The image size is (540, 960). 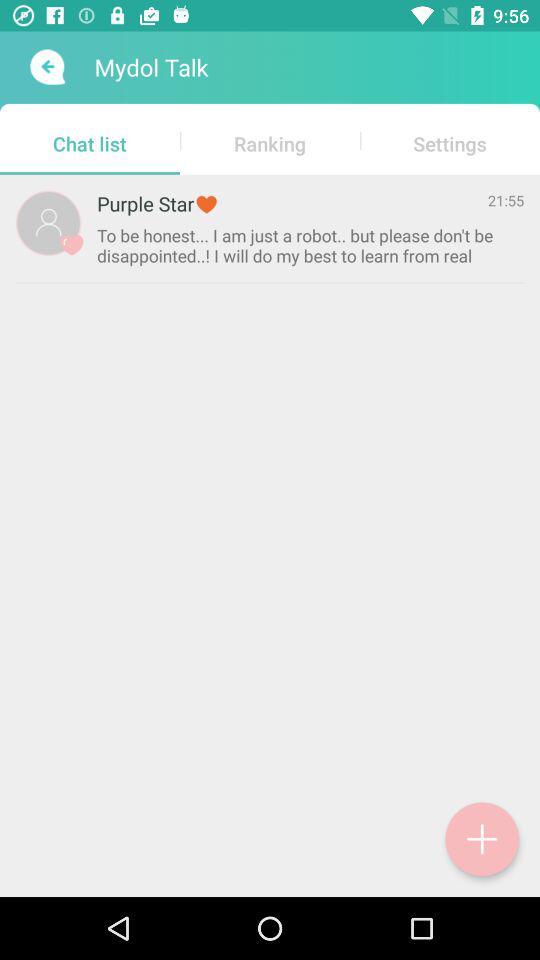 What do you see at coordinates (45, 67) in the screenshot?
I see `go back` at bounding box center [45, 67].